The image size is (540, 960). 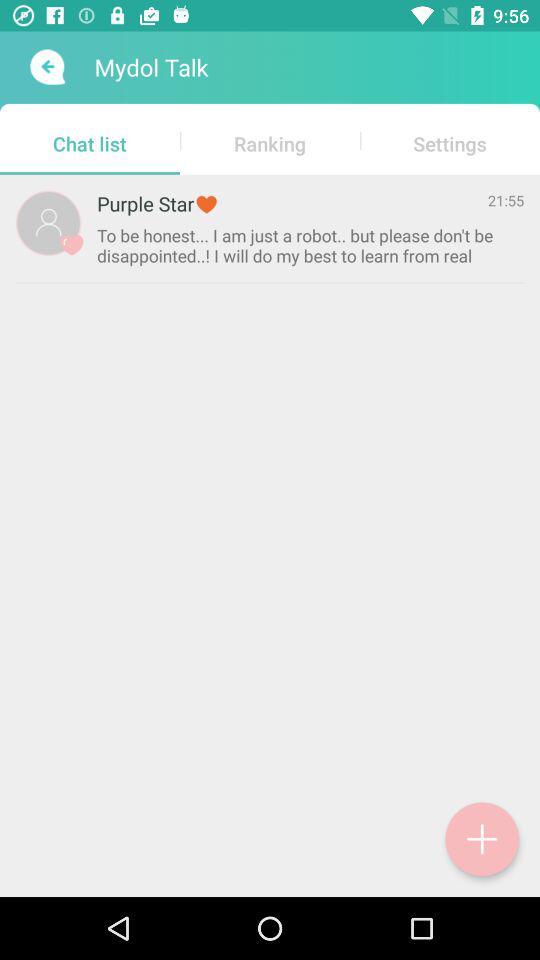 What do you see at coordinates (45, 67) in the screenshot?
I see `go back` at bounding box center [45, 67].